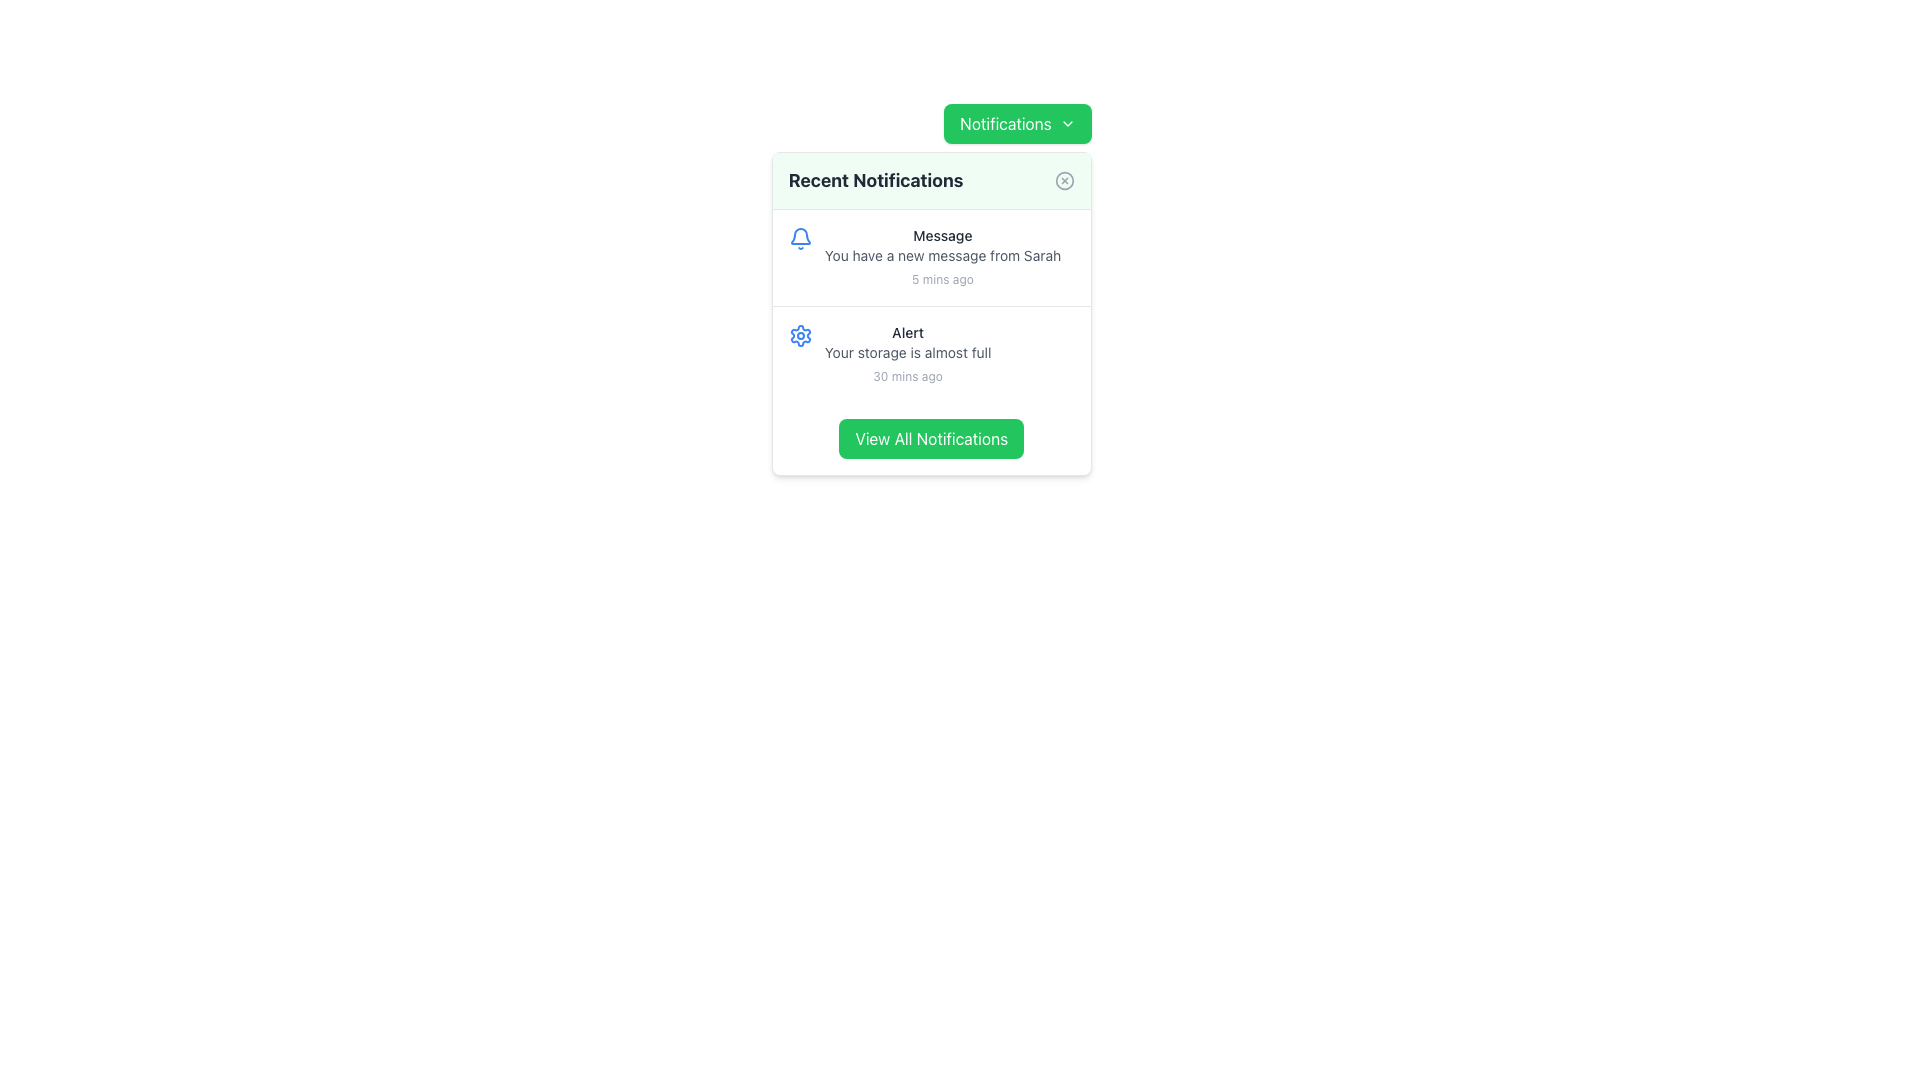 The width and height of the screenshot is (1920, 1080). Describe the element at coordinates (930, 353) in the screenshot. I see `notification with the gear icon titled 'Alert' that indicates 'Your storage is almost full'` at that location.